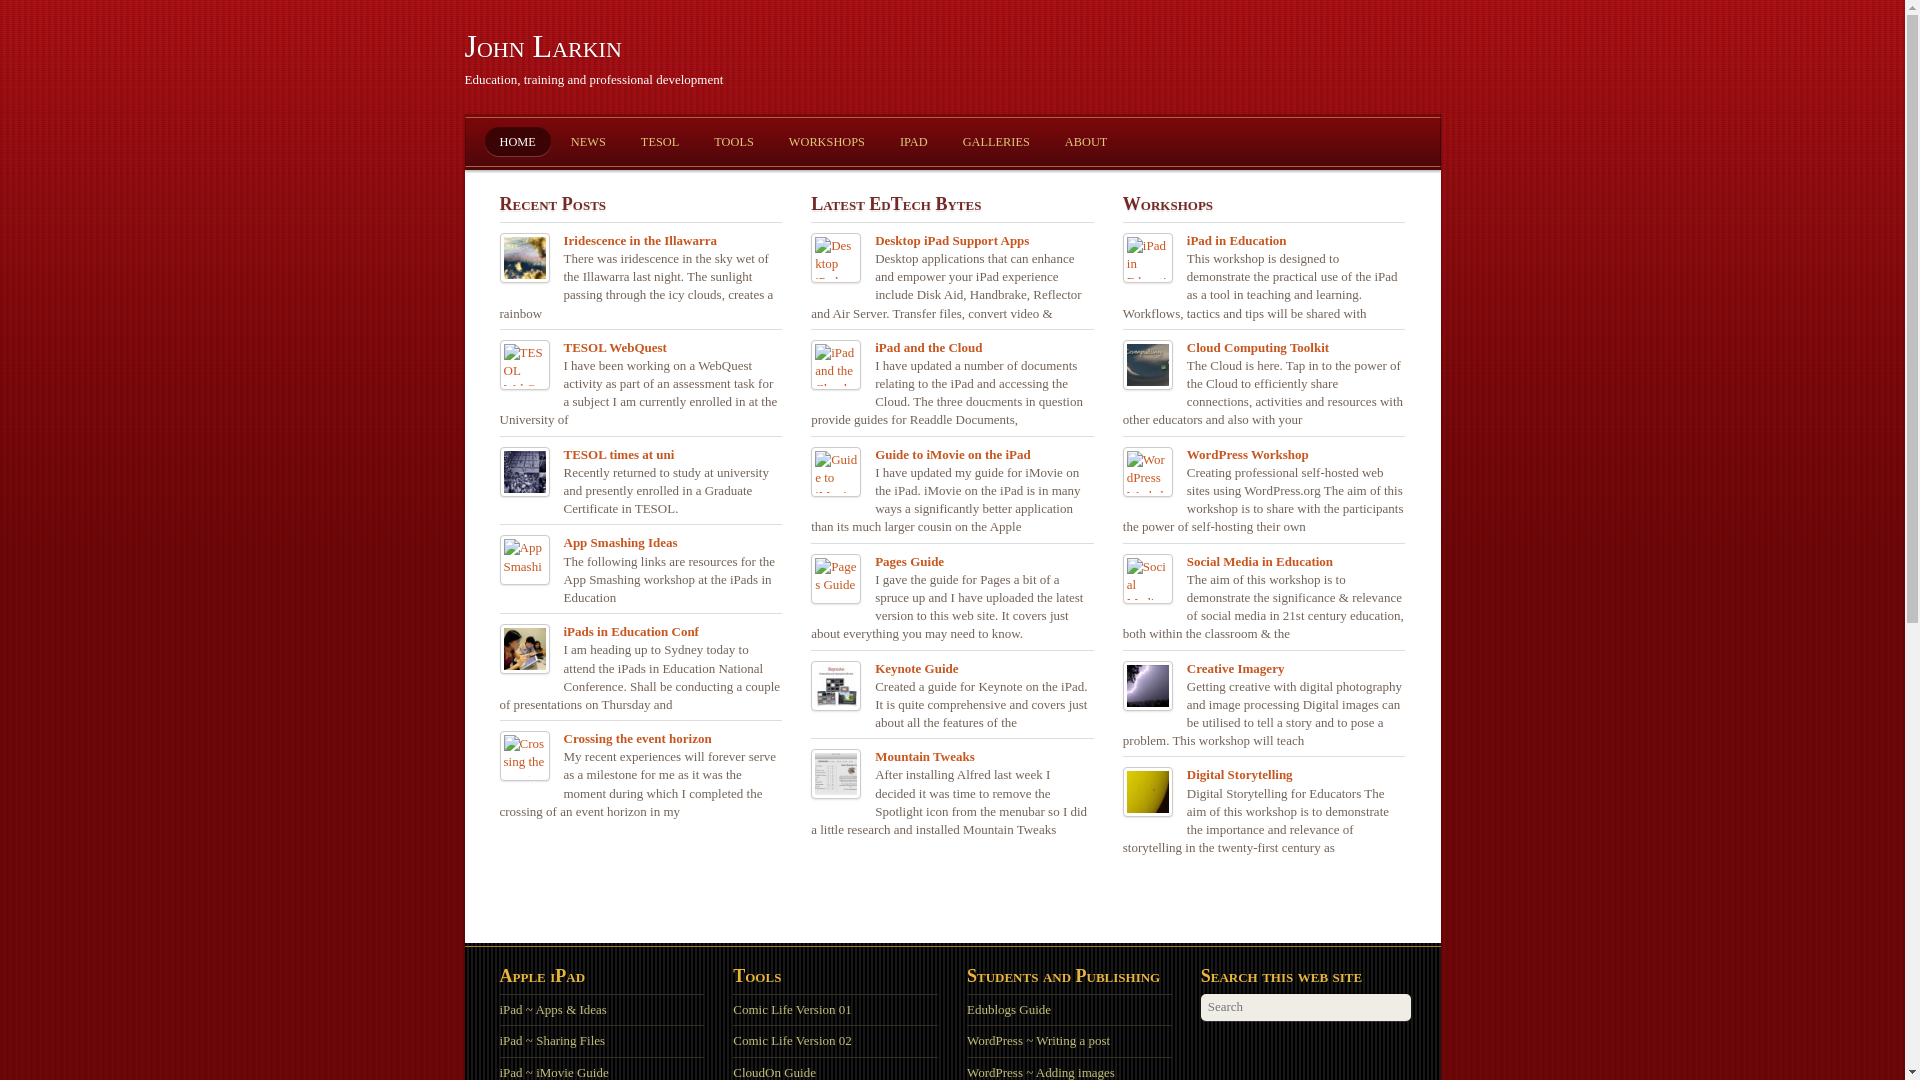 The height and width of the screenshot is (1080, 1920). Describe the element at coordinates (733, 141) in the screenshot. I see `'TOOLS'` at that location.